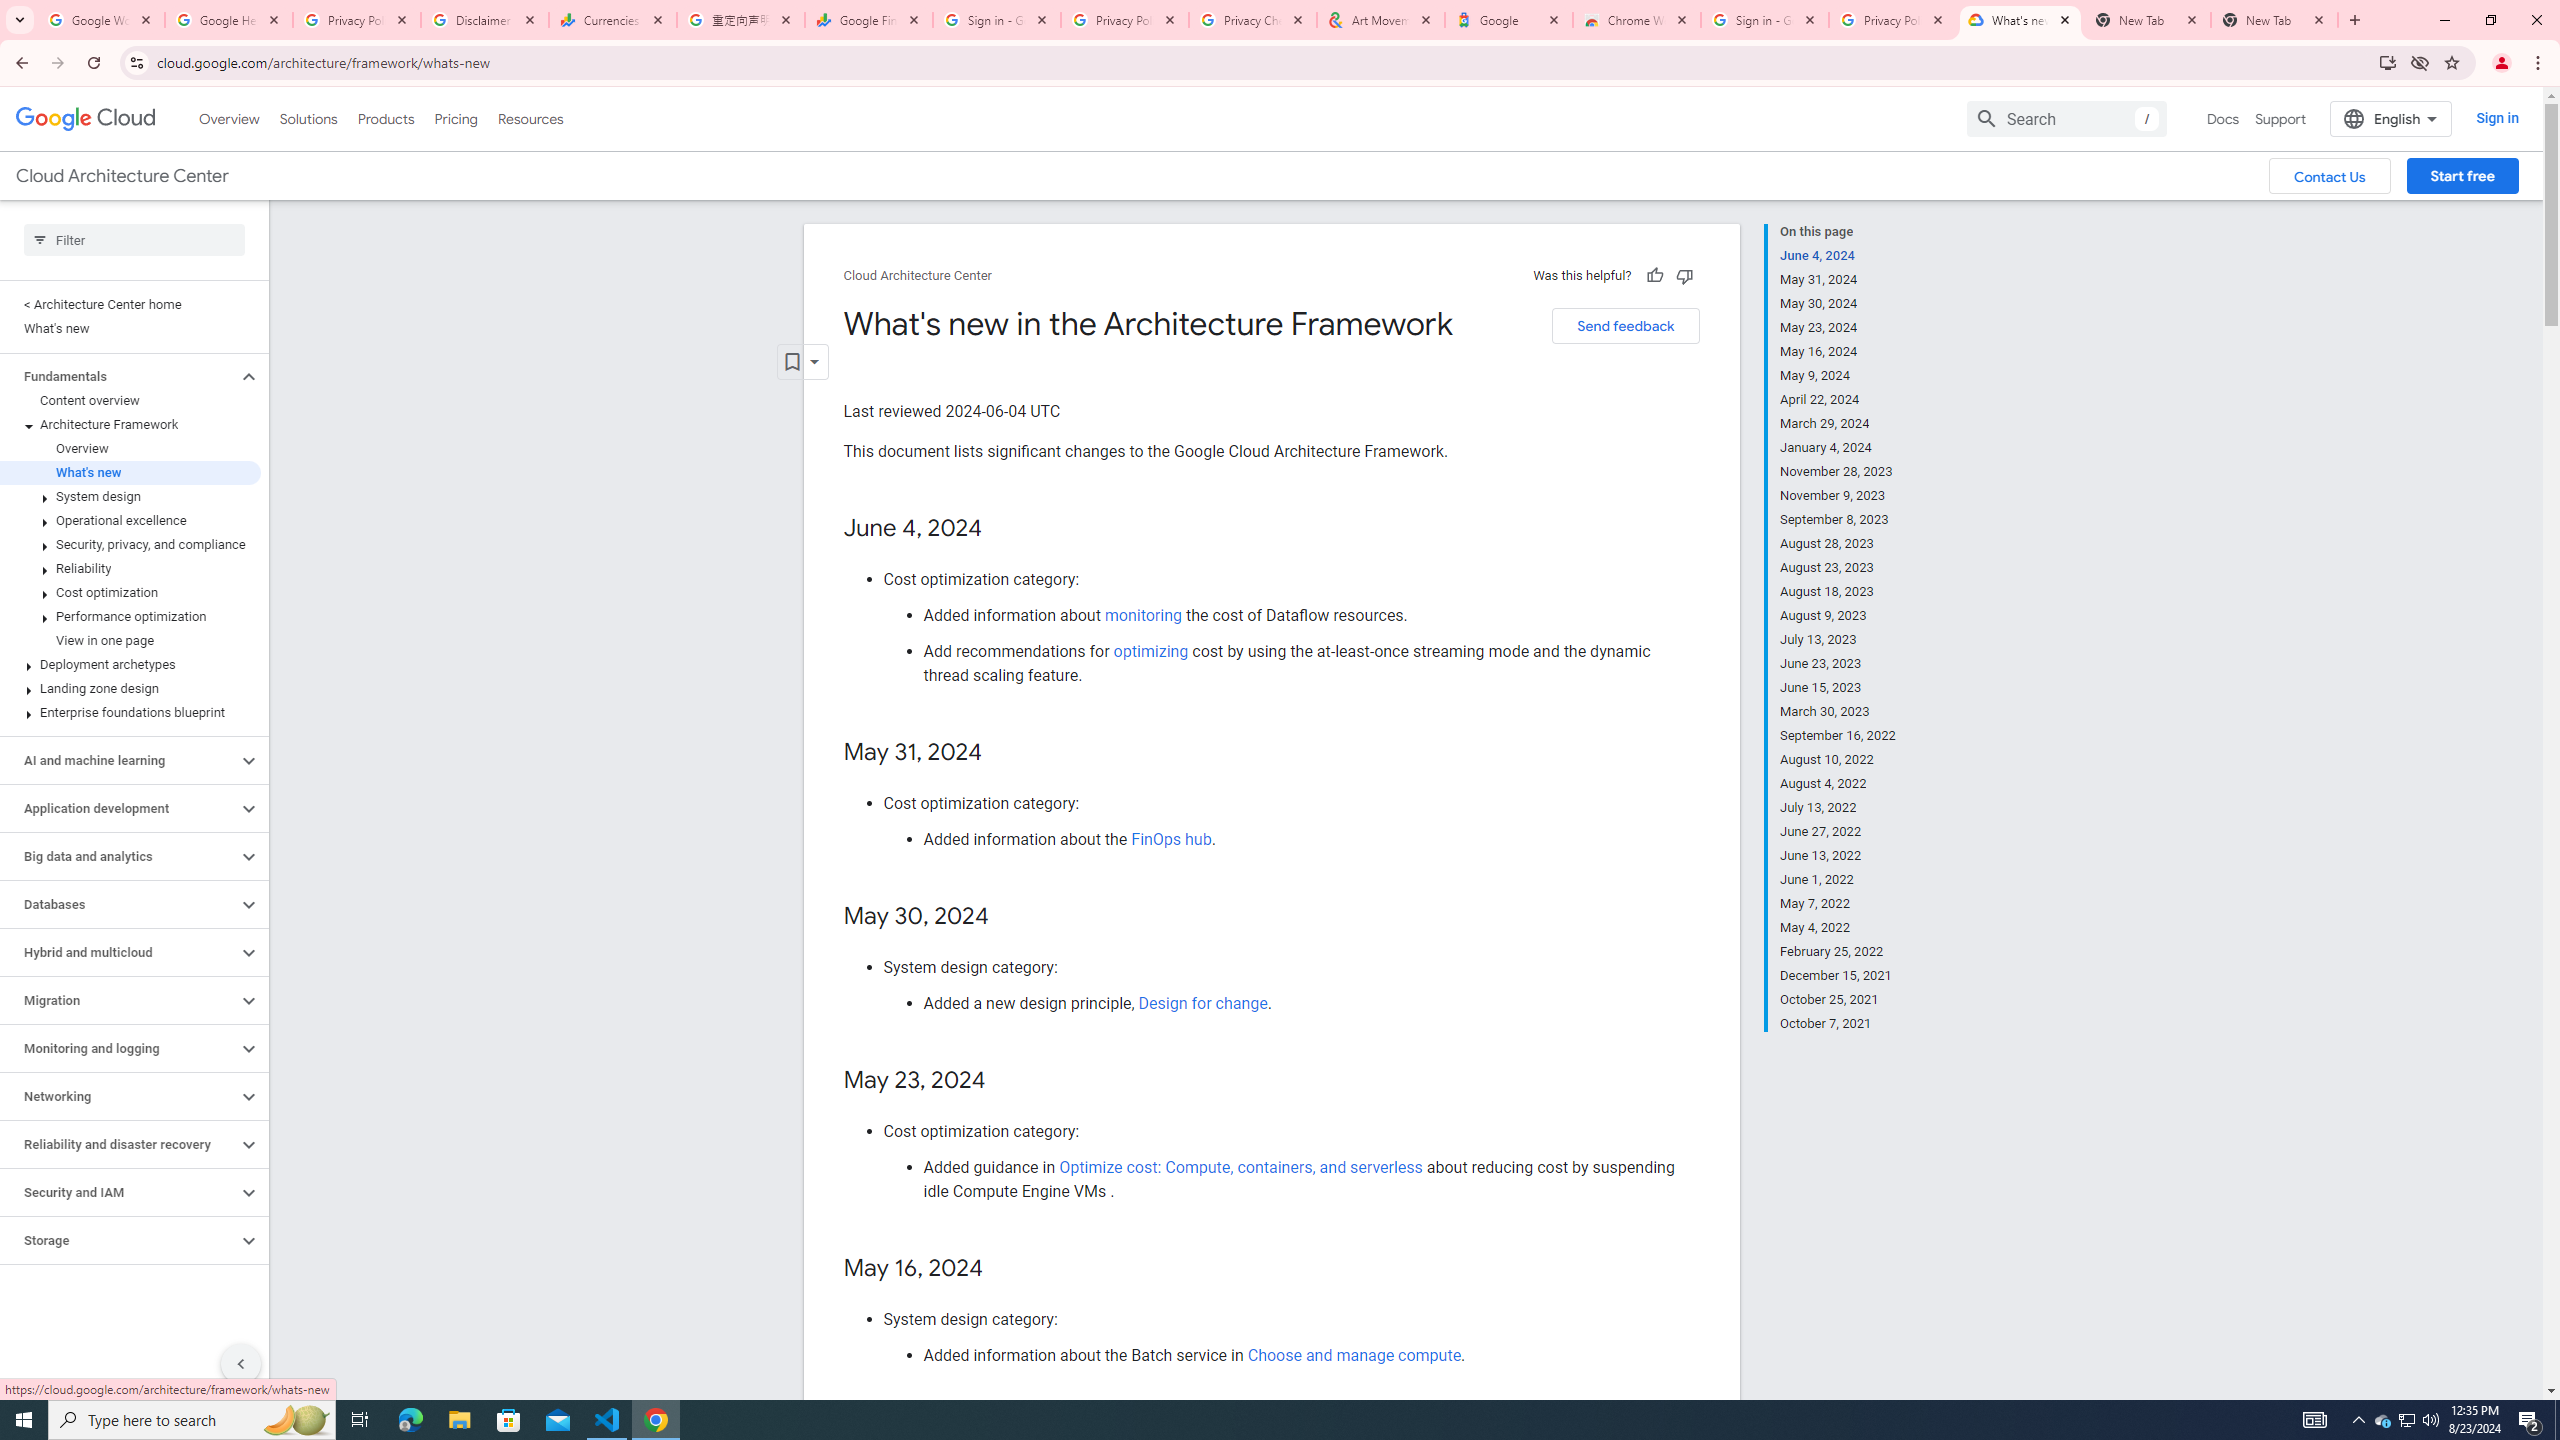  Describe the element at coordinates (1149, 651) in the screenshot. I see `'optimizing'` at that location.